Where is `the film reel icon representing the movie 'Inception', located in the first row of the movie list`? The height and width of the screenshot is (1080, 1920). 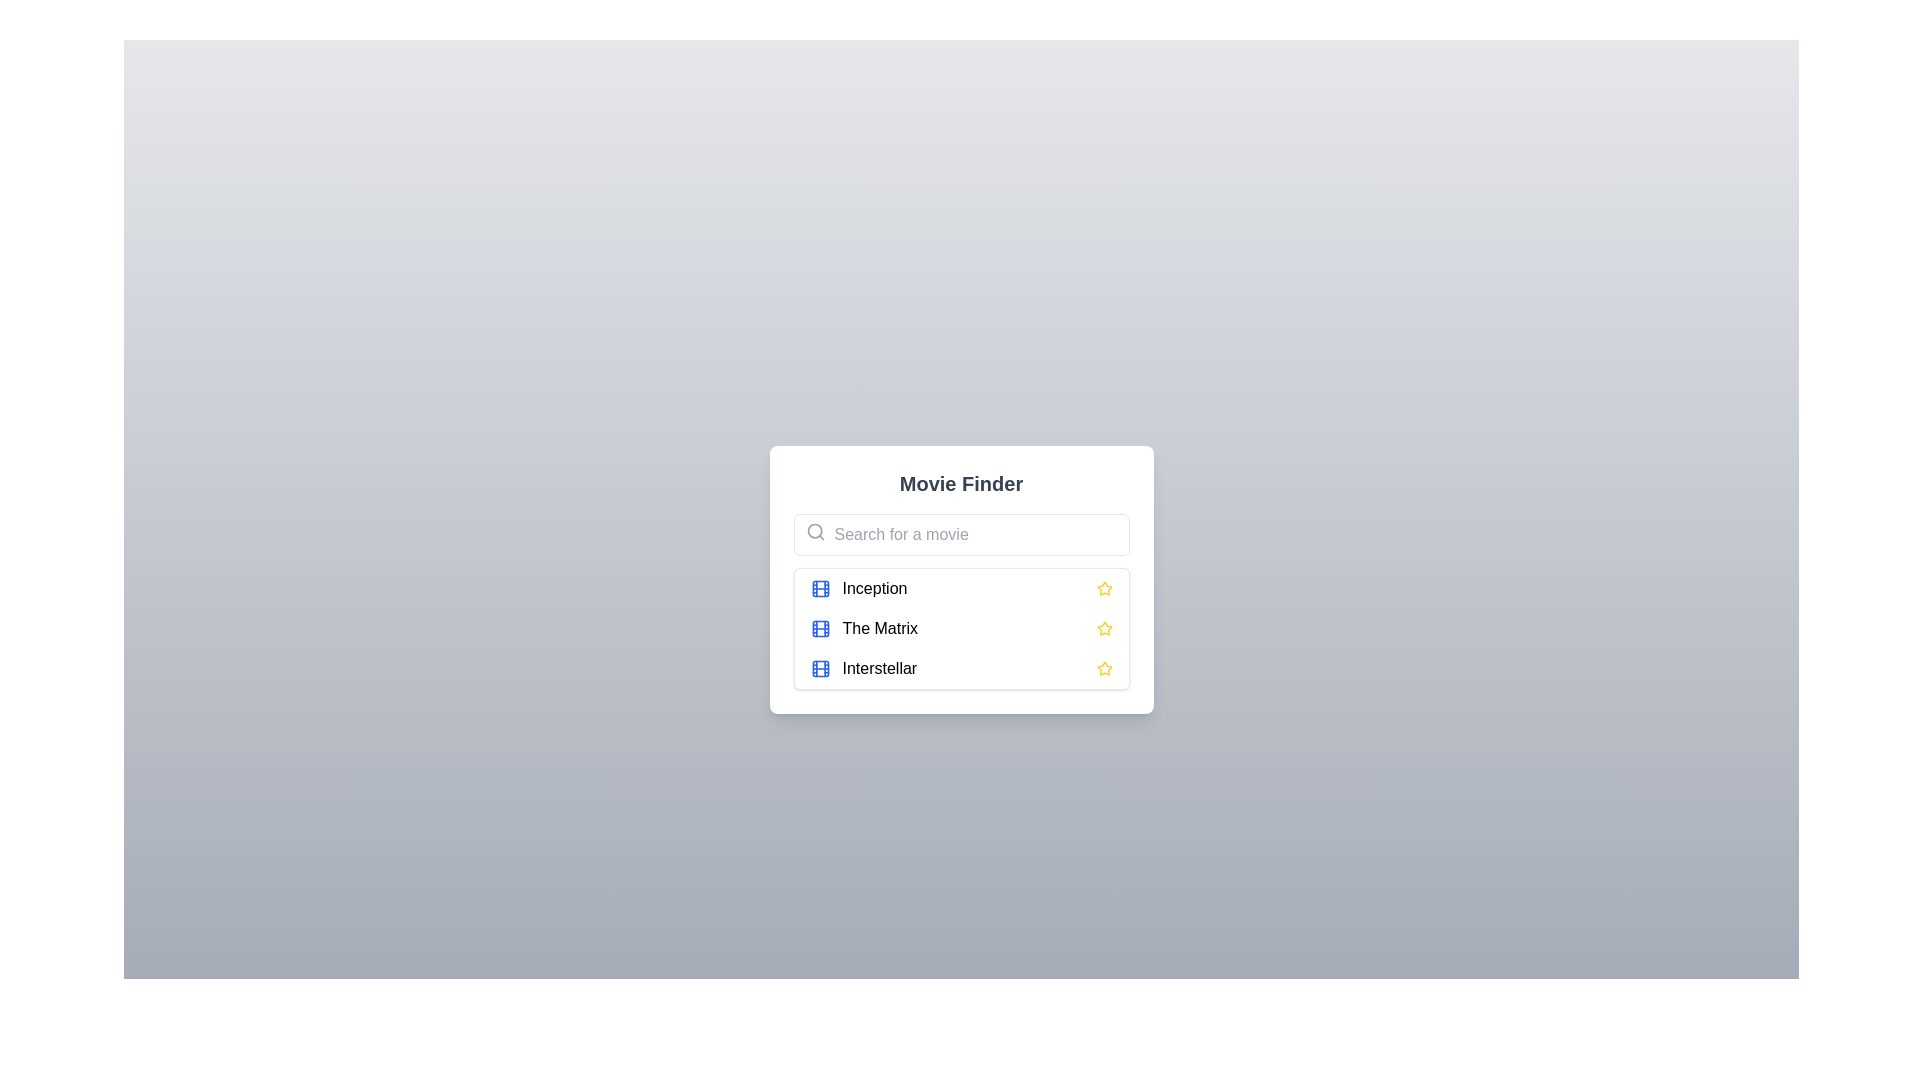
the film reel icon representing the movie 'Inception', located in the first row of the movie list is located at coordinates (820, 588).